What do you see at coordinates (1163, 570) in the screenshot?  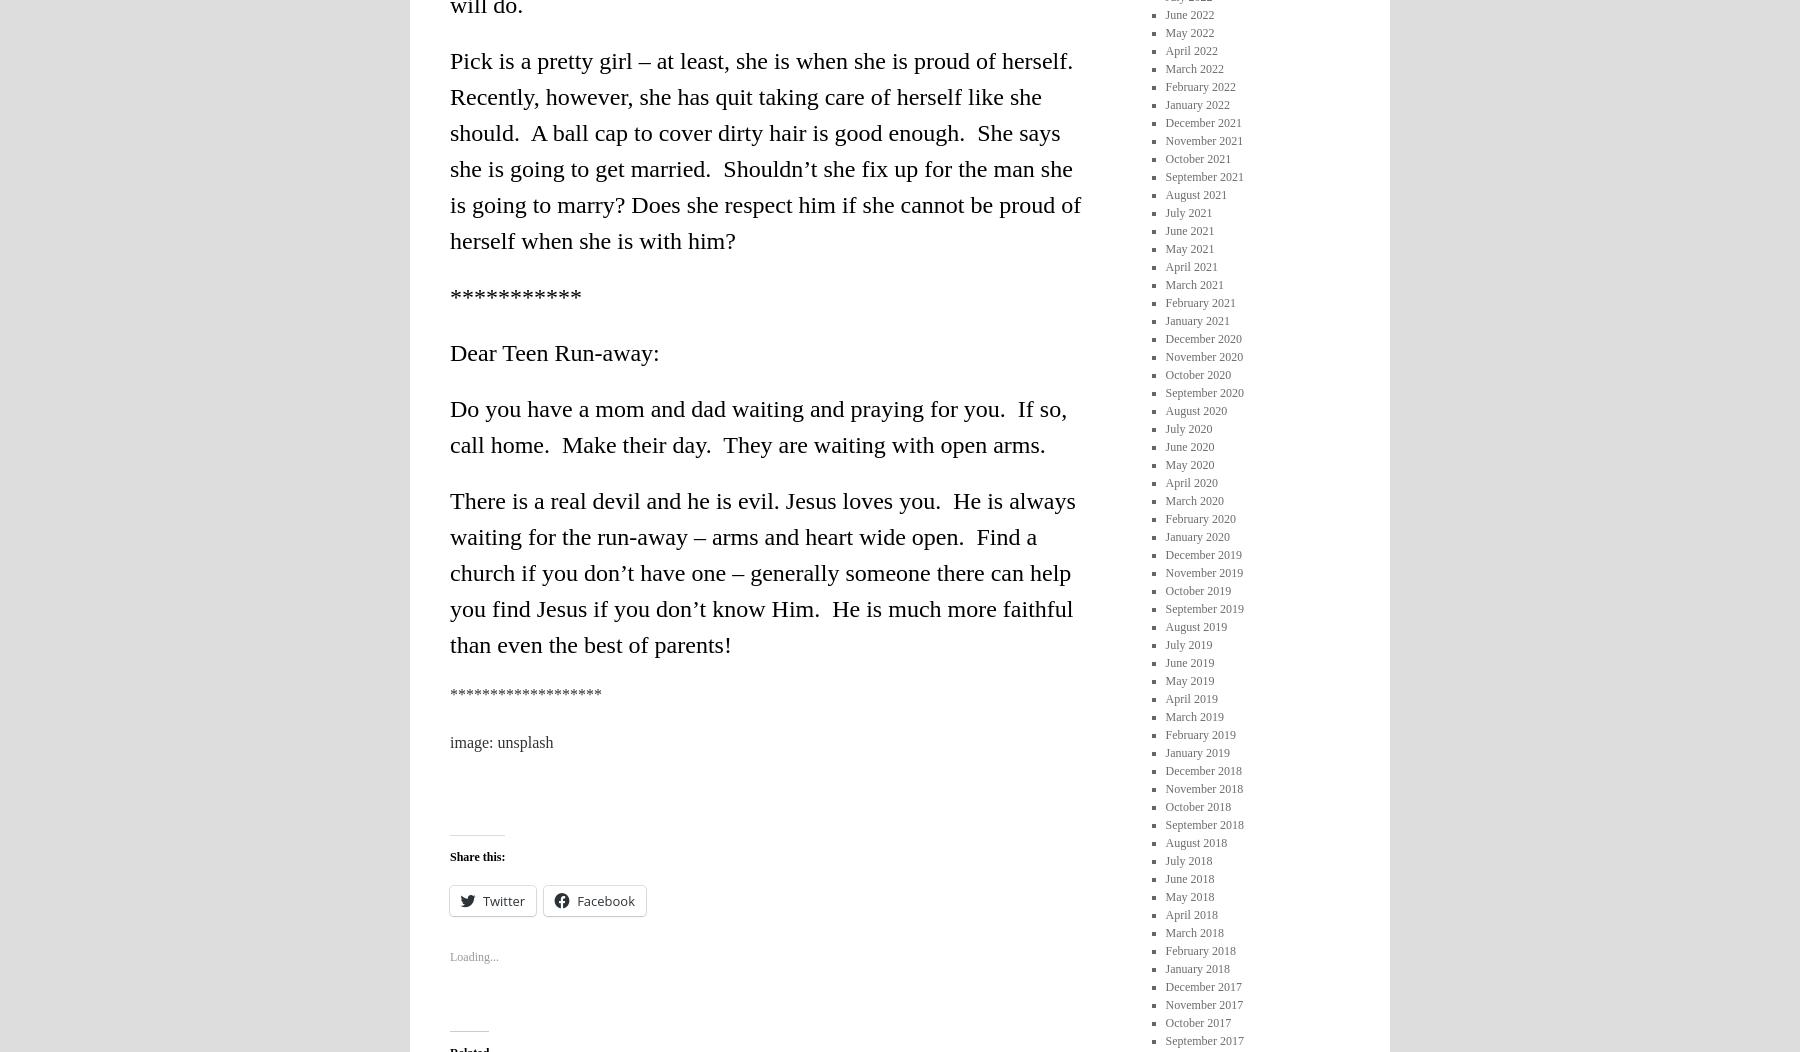 I see `'November 2019'` at bounding box center [1163, 570].